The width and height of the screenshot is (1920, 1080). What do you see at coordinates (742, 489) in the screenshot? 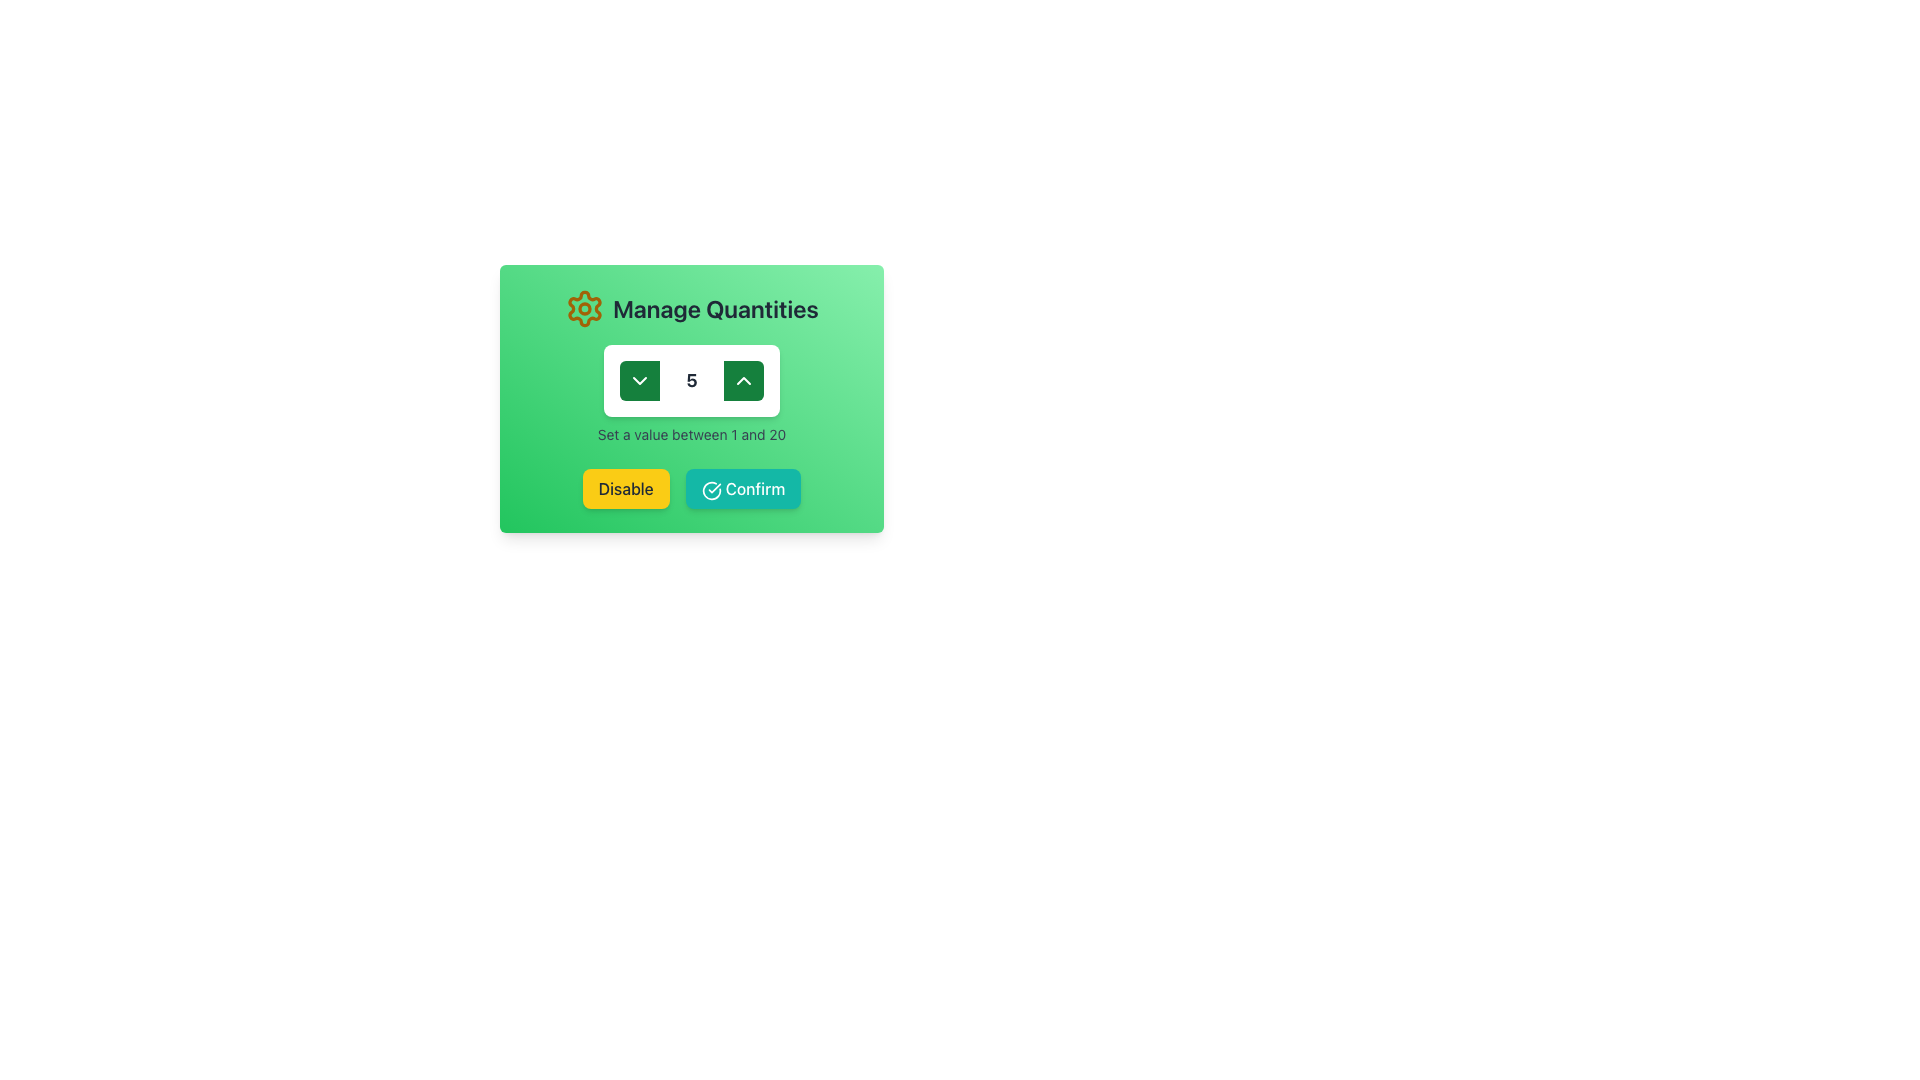
I see `the 'Confirm' button located in the bottom right area of the card to finalize the chosen value or action` at bounding box center [742, 489].